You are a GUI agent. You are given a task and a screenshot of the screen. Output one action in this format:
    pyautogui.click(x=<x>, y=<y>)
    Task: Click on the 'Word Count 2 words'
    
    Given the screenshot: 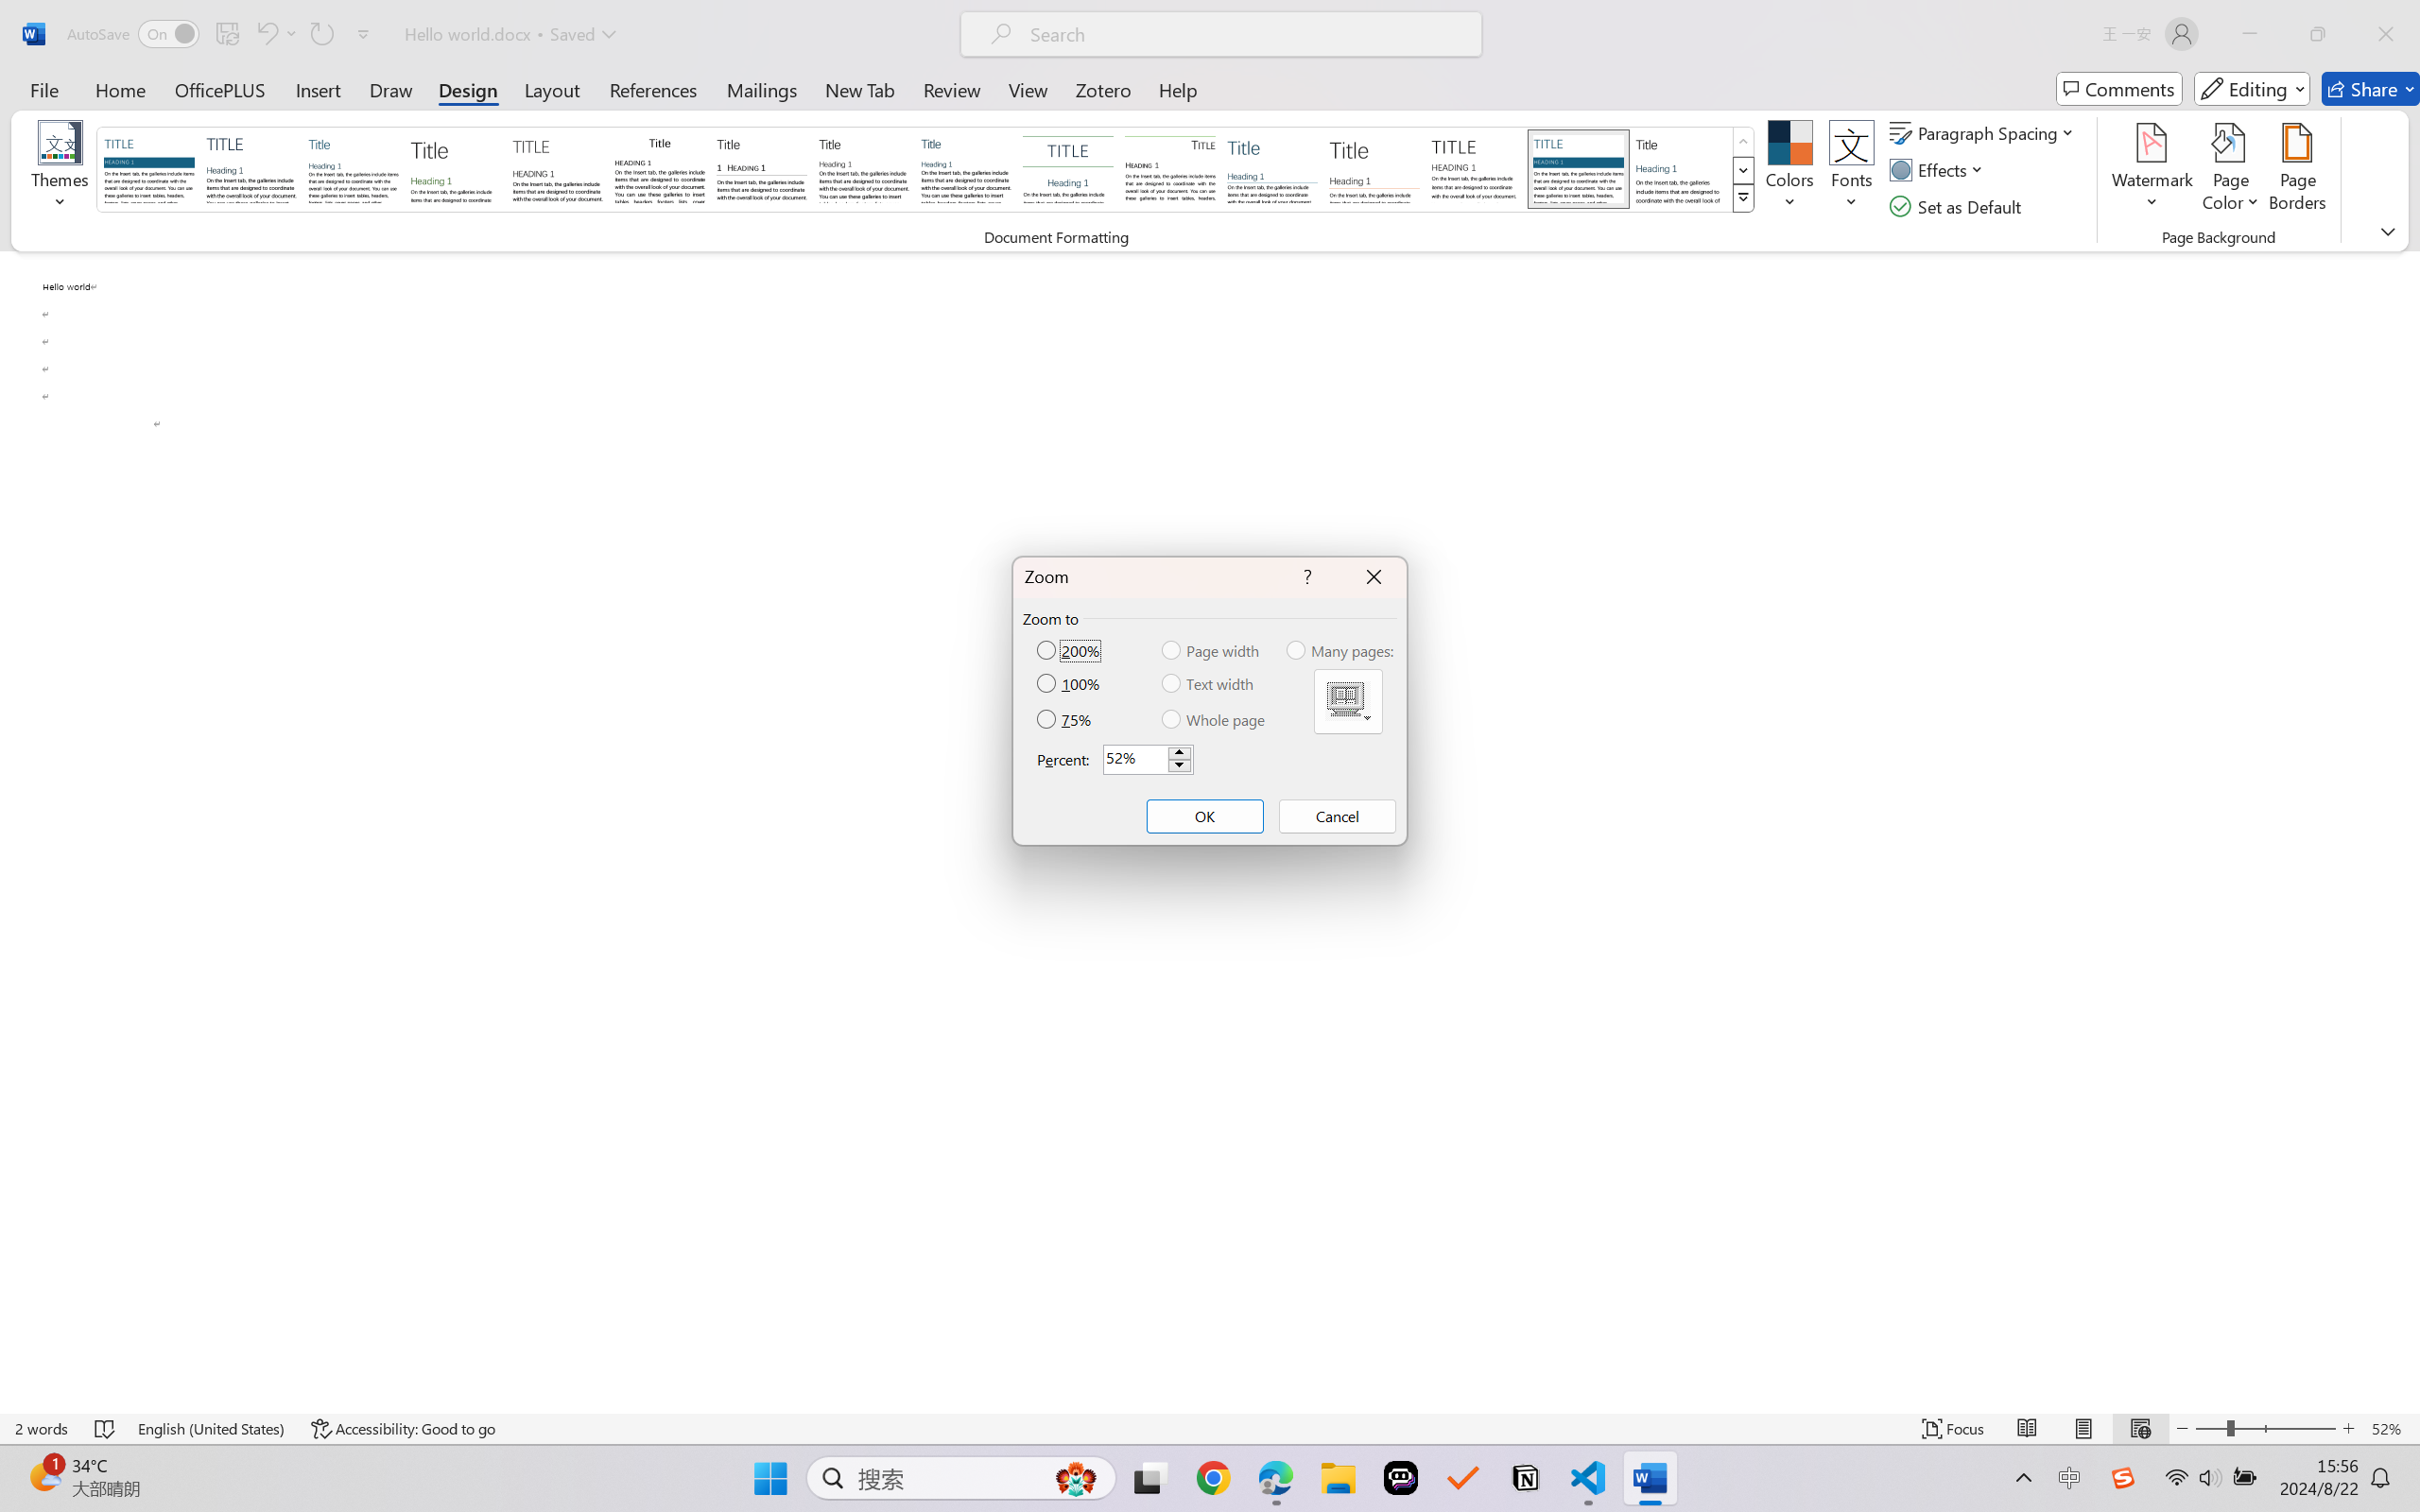 What is the action you would take?
    pyautogui.click(x=42, y=1428)
    